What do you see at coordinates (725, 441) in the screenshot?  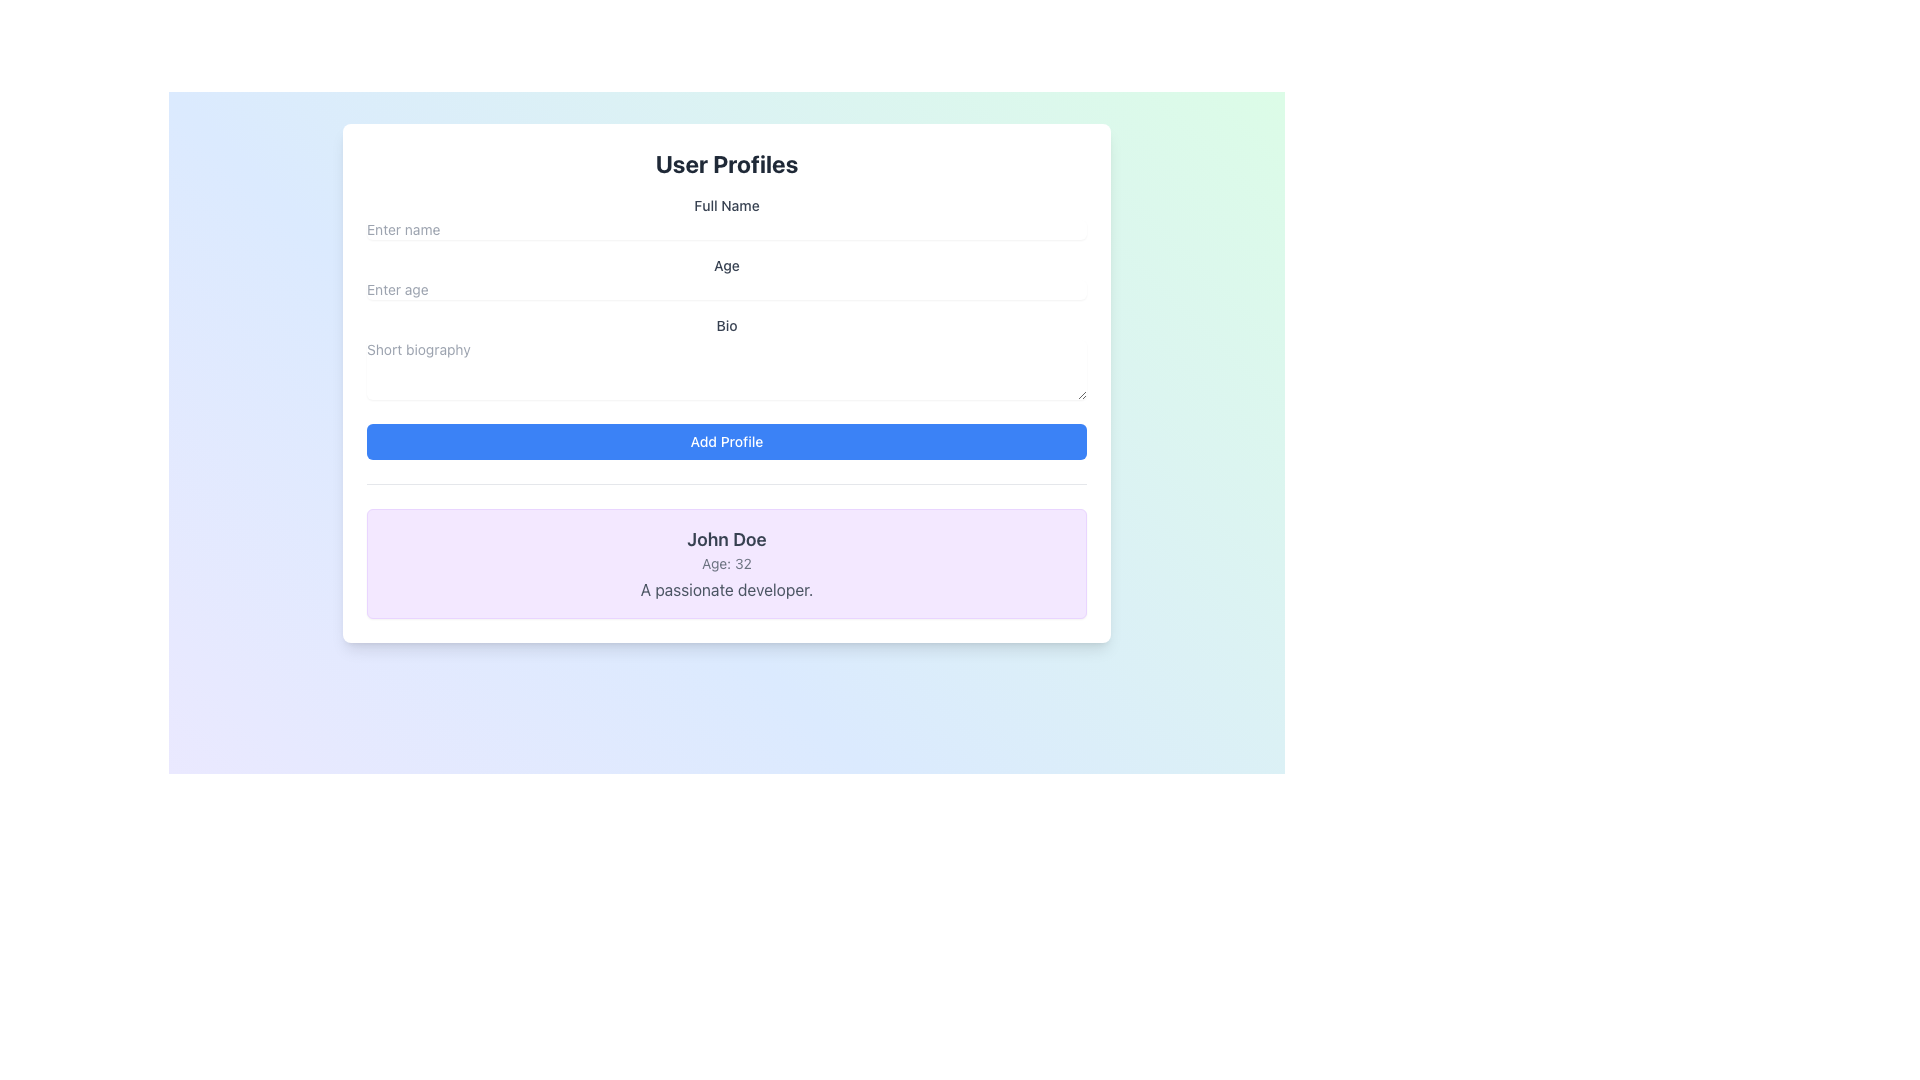 I see `the blue rectangular button labeled 'Add Profile'` at bounding box center [725, 441].